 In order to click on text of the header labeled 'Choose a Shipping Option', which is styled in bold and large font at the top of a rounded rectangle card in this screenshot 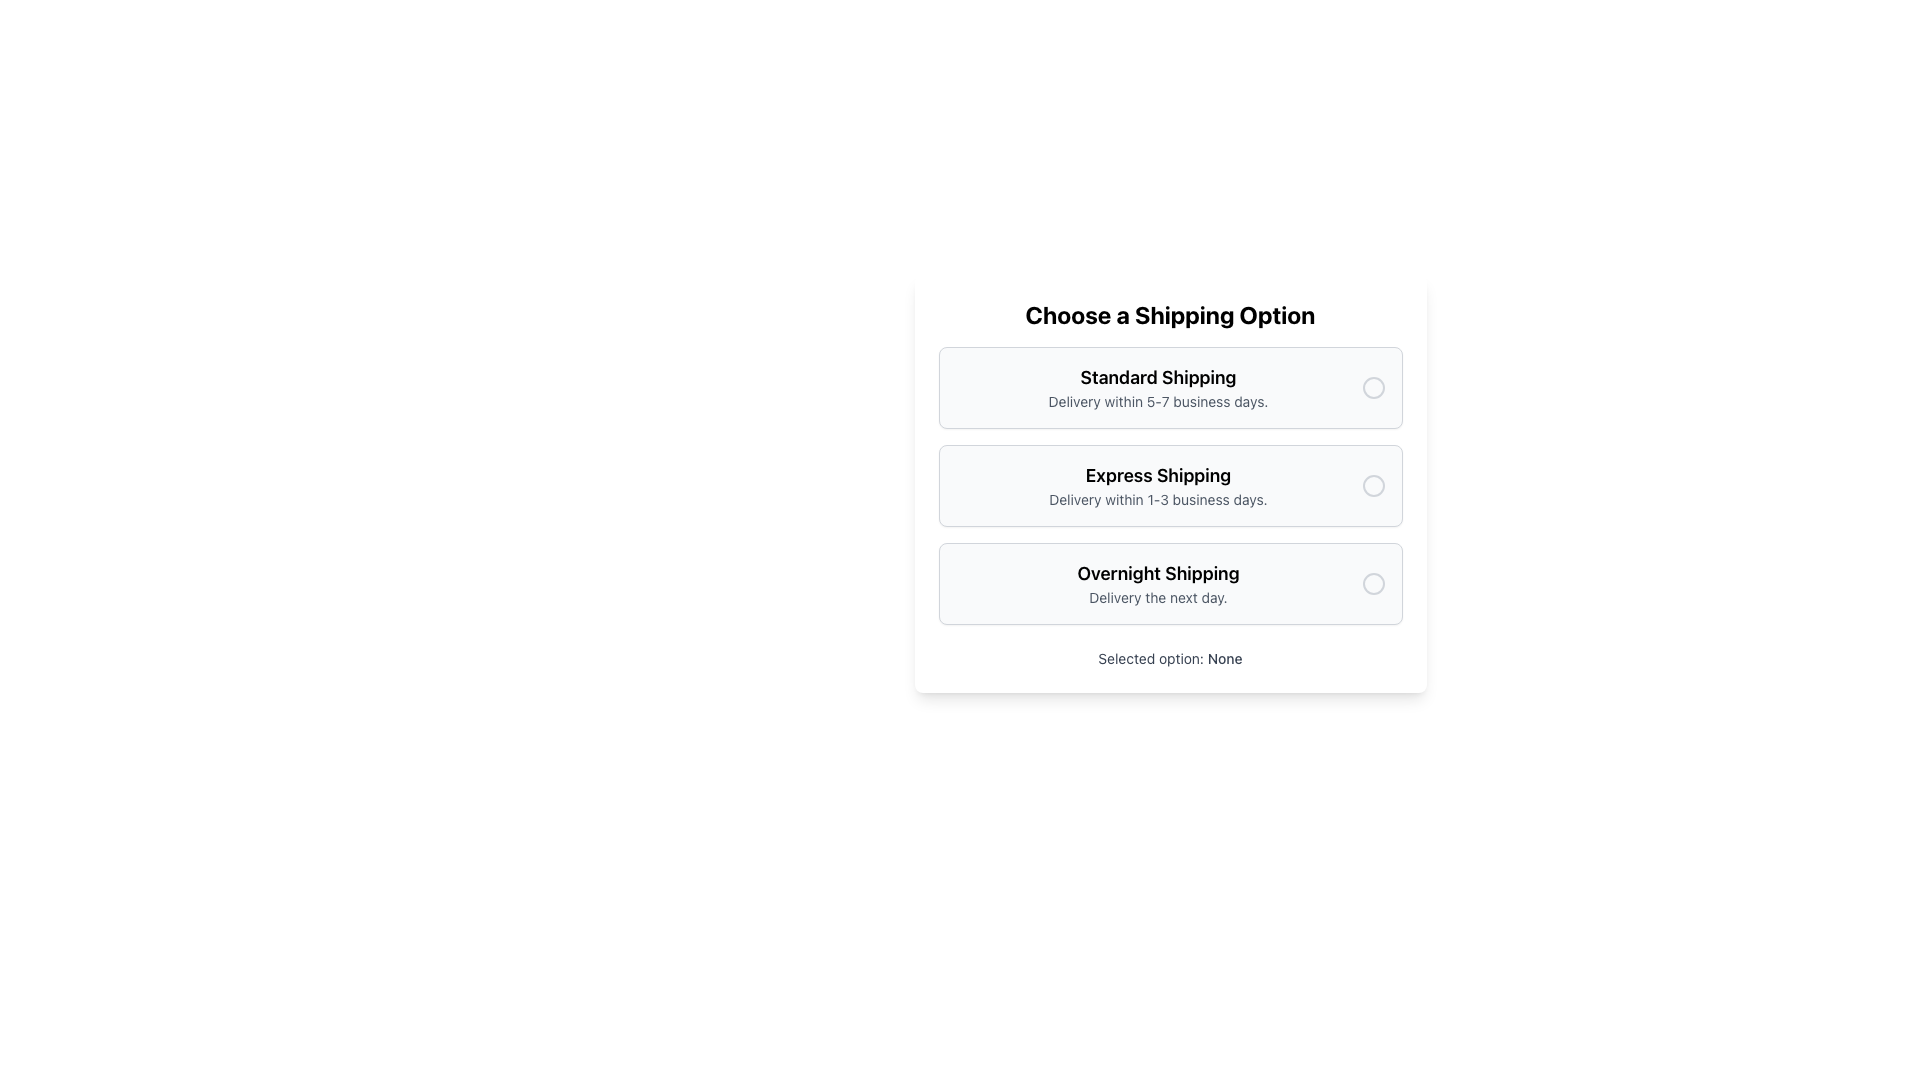, I will do `click(1170, 315)`.